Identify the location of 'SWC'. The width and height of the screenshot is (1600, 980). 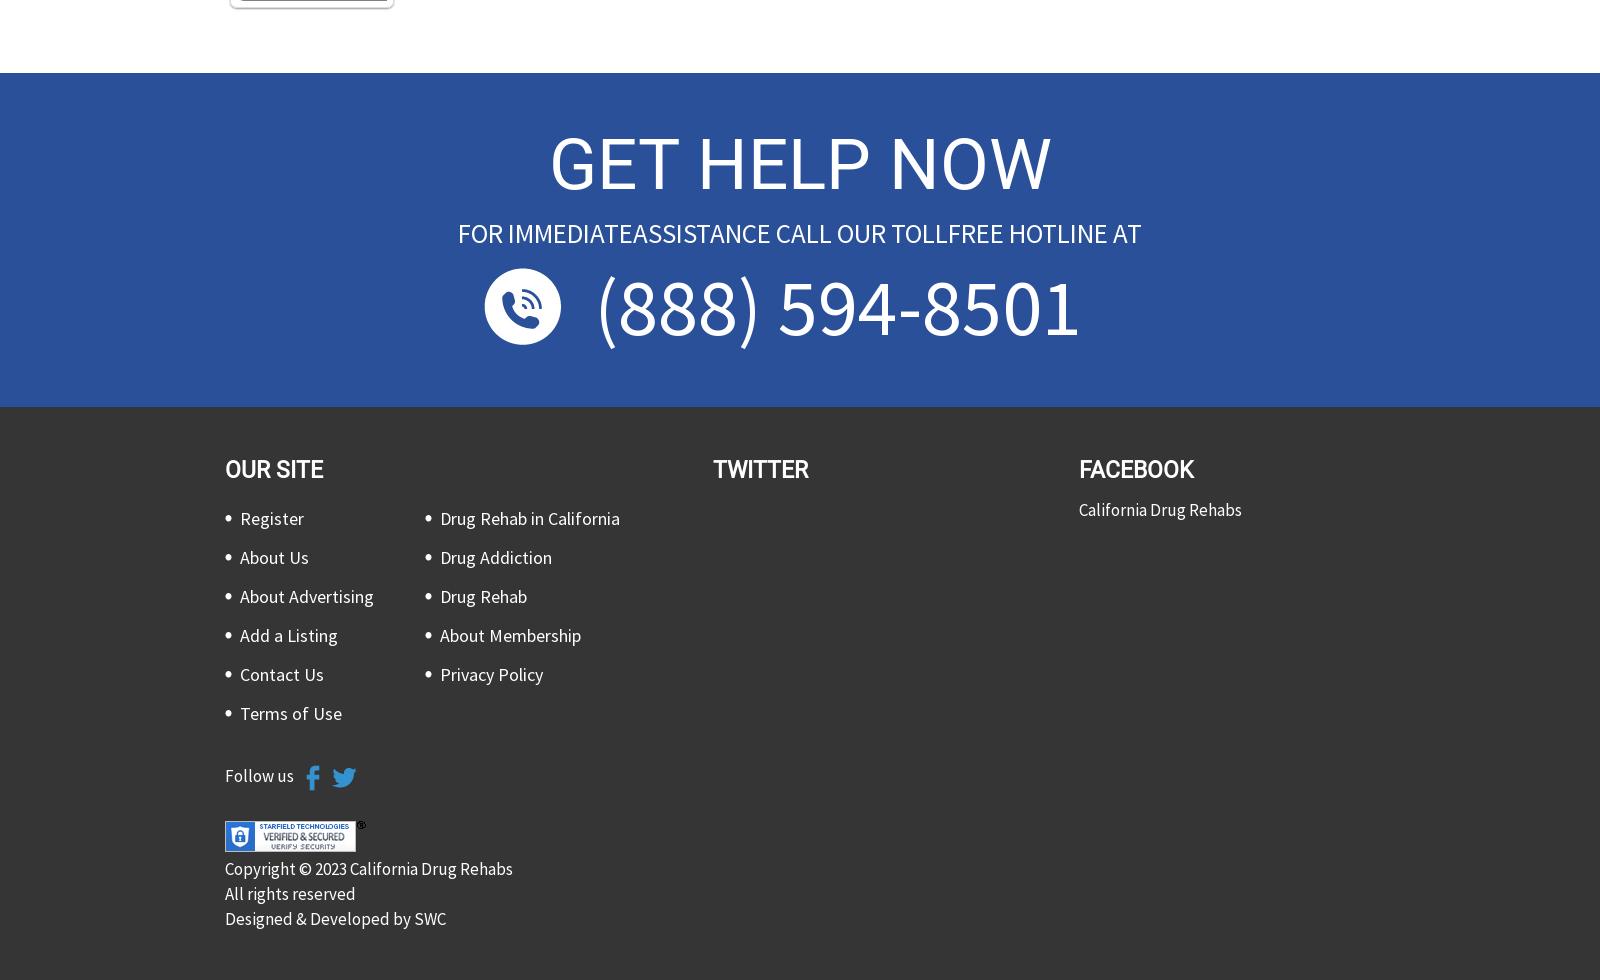
(428, 917).